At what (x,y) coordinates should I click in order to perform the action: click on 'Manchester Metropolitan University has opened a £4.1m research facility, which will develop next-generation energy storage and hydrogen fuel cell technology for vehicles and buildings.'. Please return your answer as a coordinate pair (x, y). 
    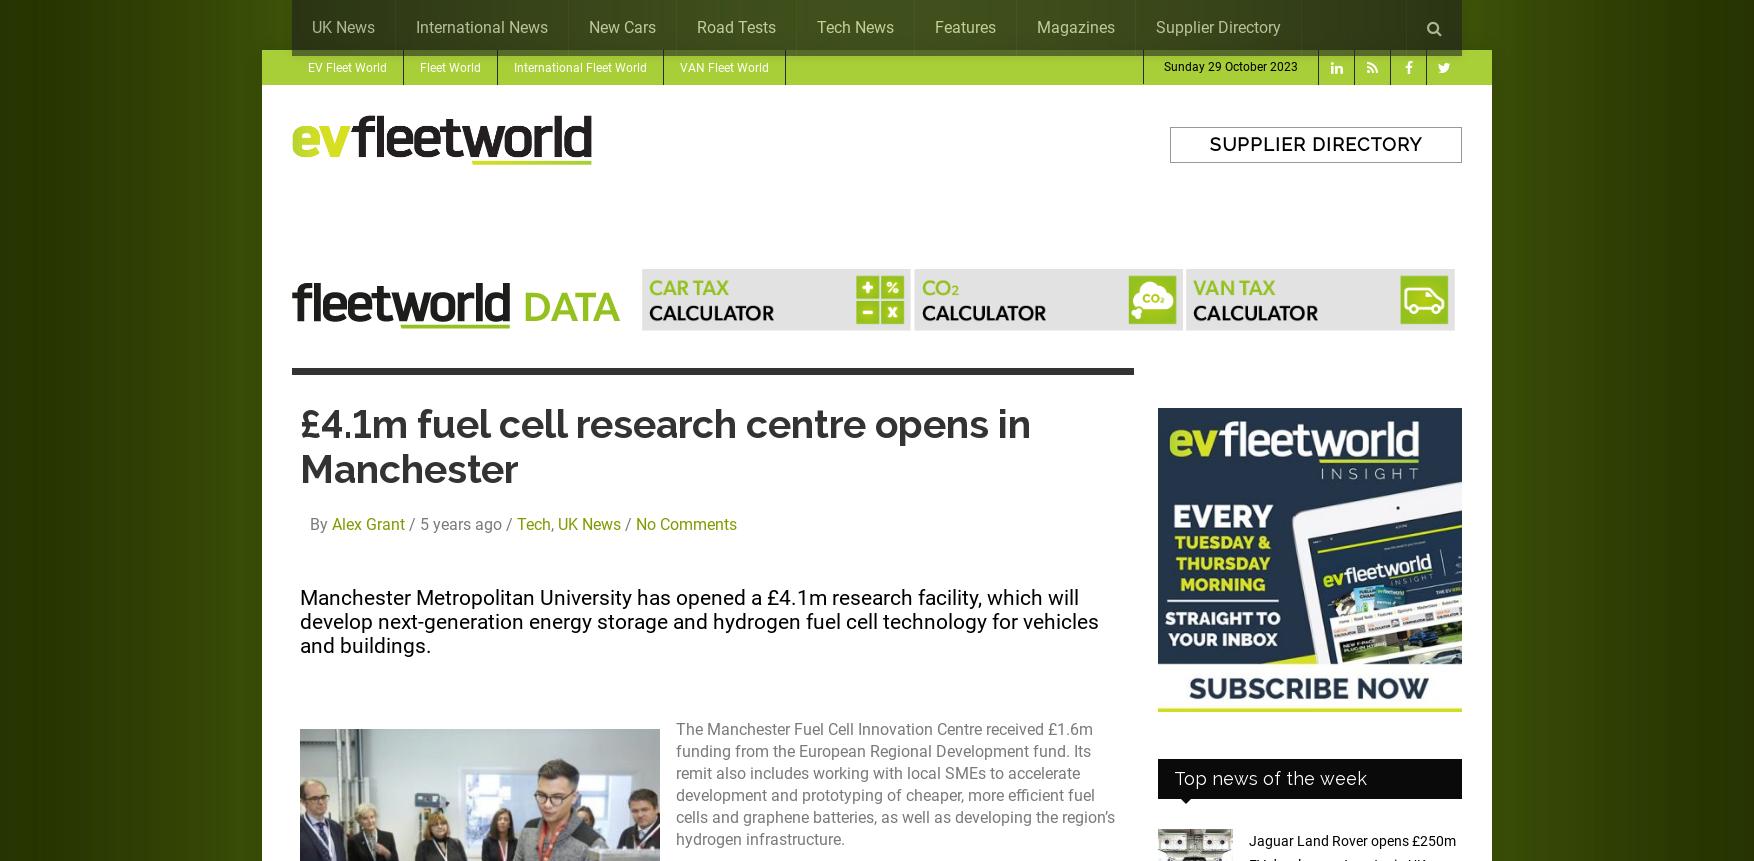
    Looking at the image, I should click on (698, 621).